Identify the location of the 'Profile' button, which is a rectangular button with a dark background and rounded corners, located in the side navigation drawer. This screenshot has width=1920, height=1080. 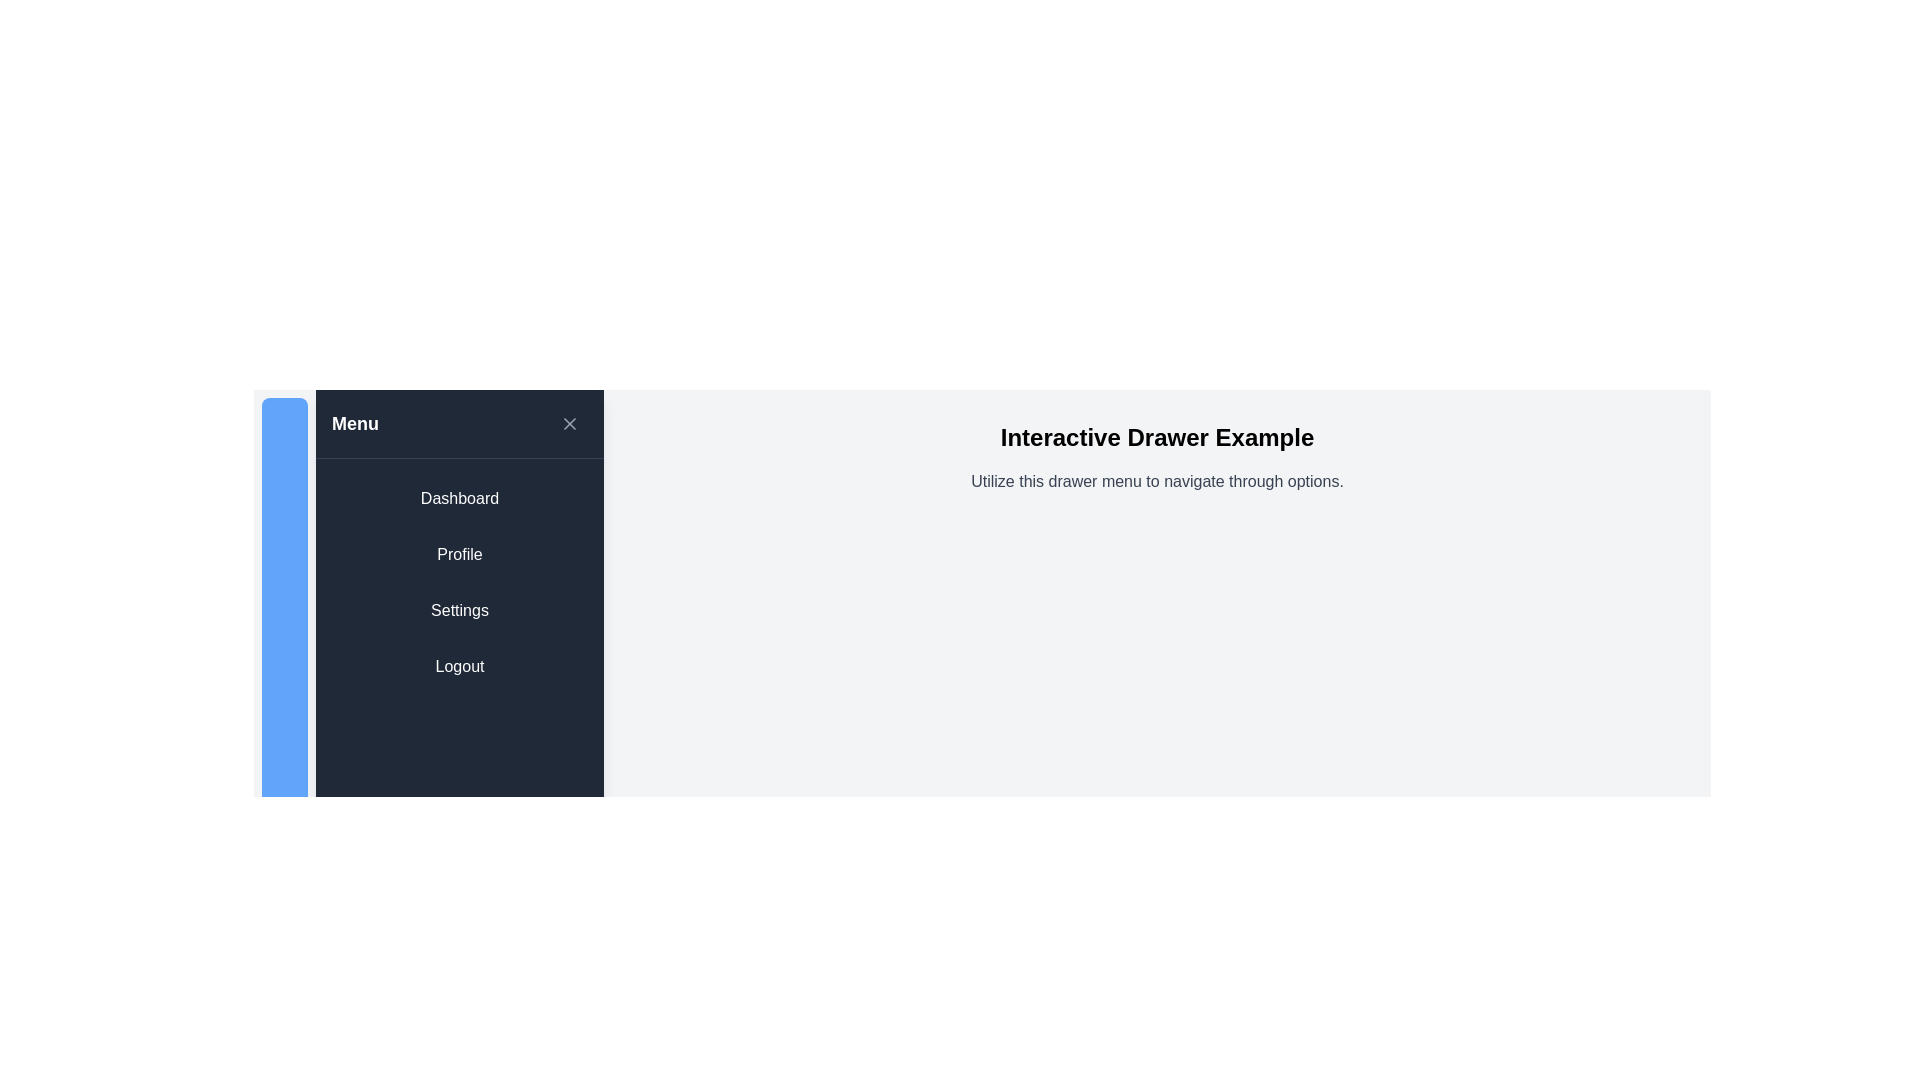
(459, 555).